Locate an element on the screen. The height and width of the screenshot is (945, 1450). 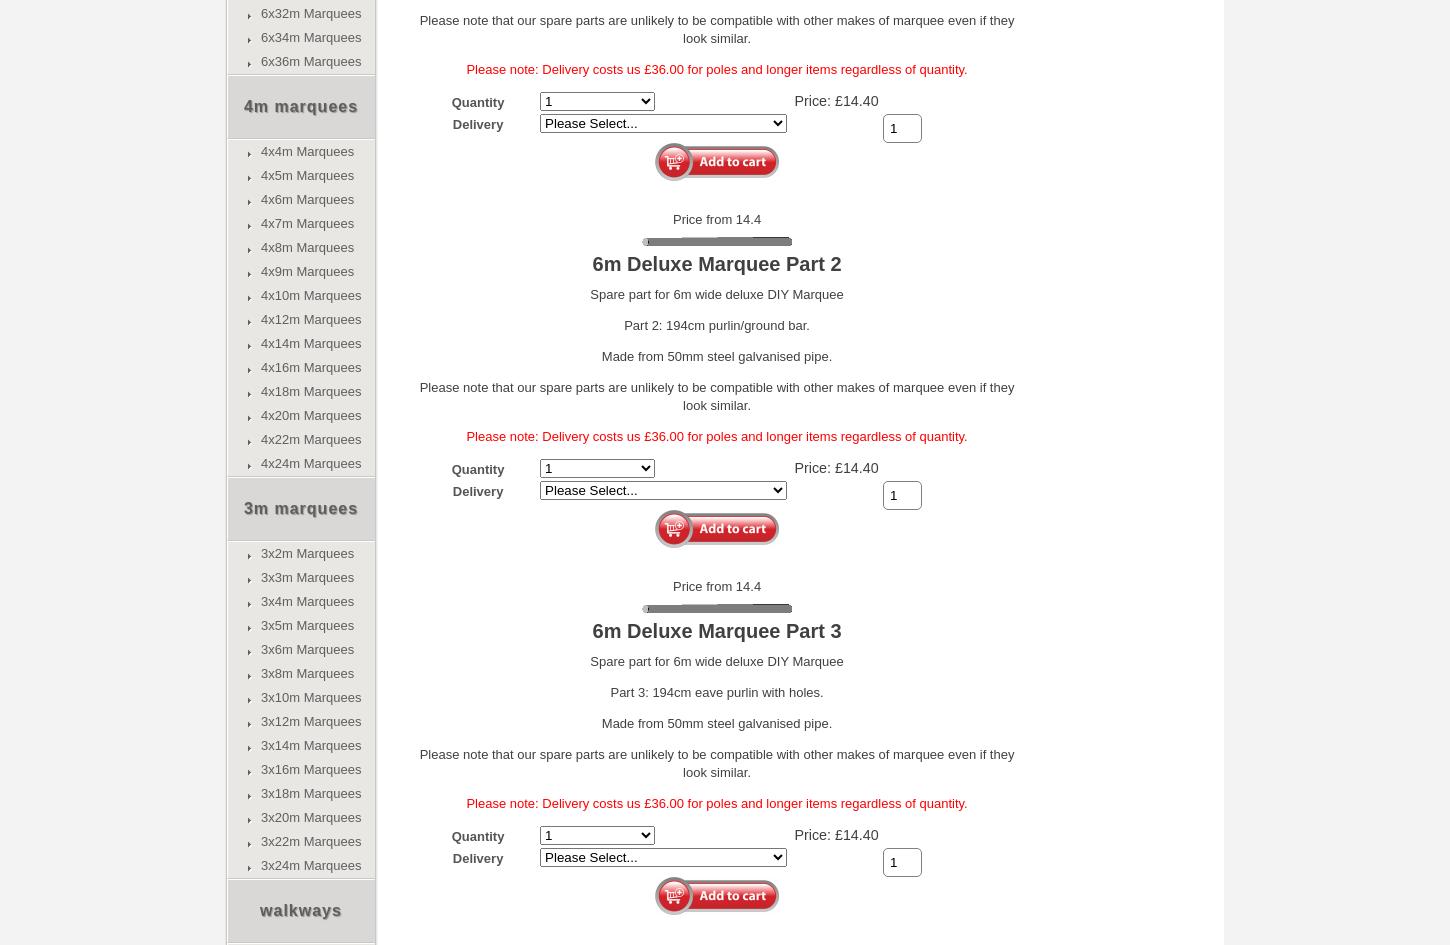
'3x4m Marquees' is located at coordinates (307, 601).